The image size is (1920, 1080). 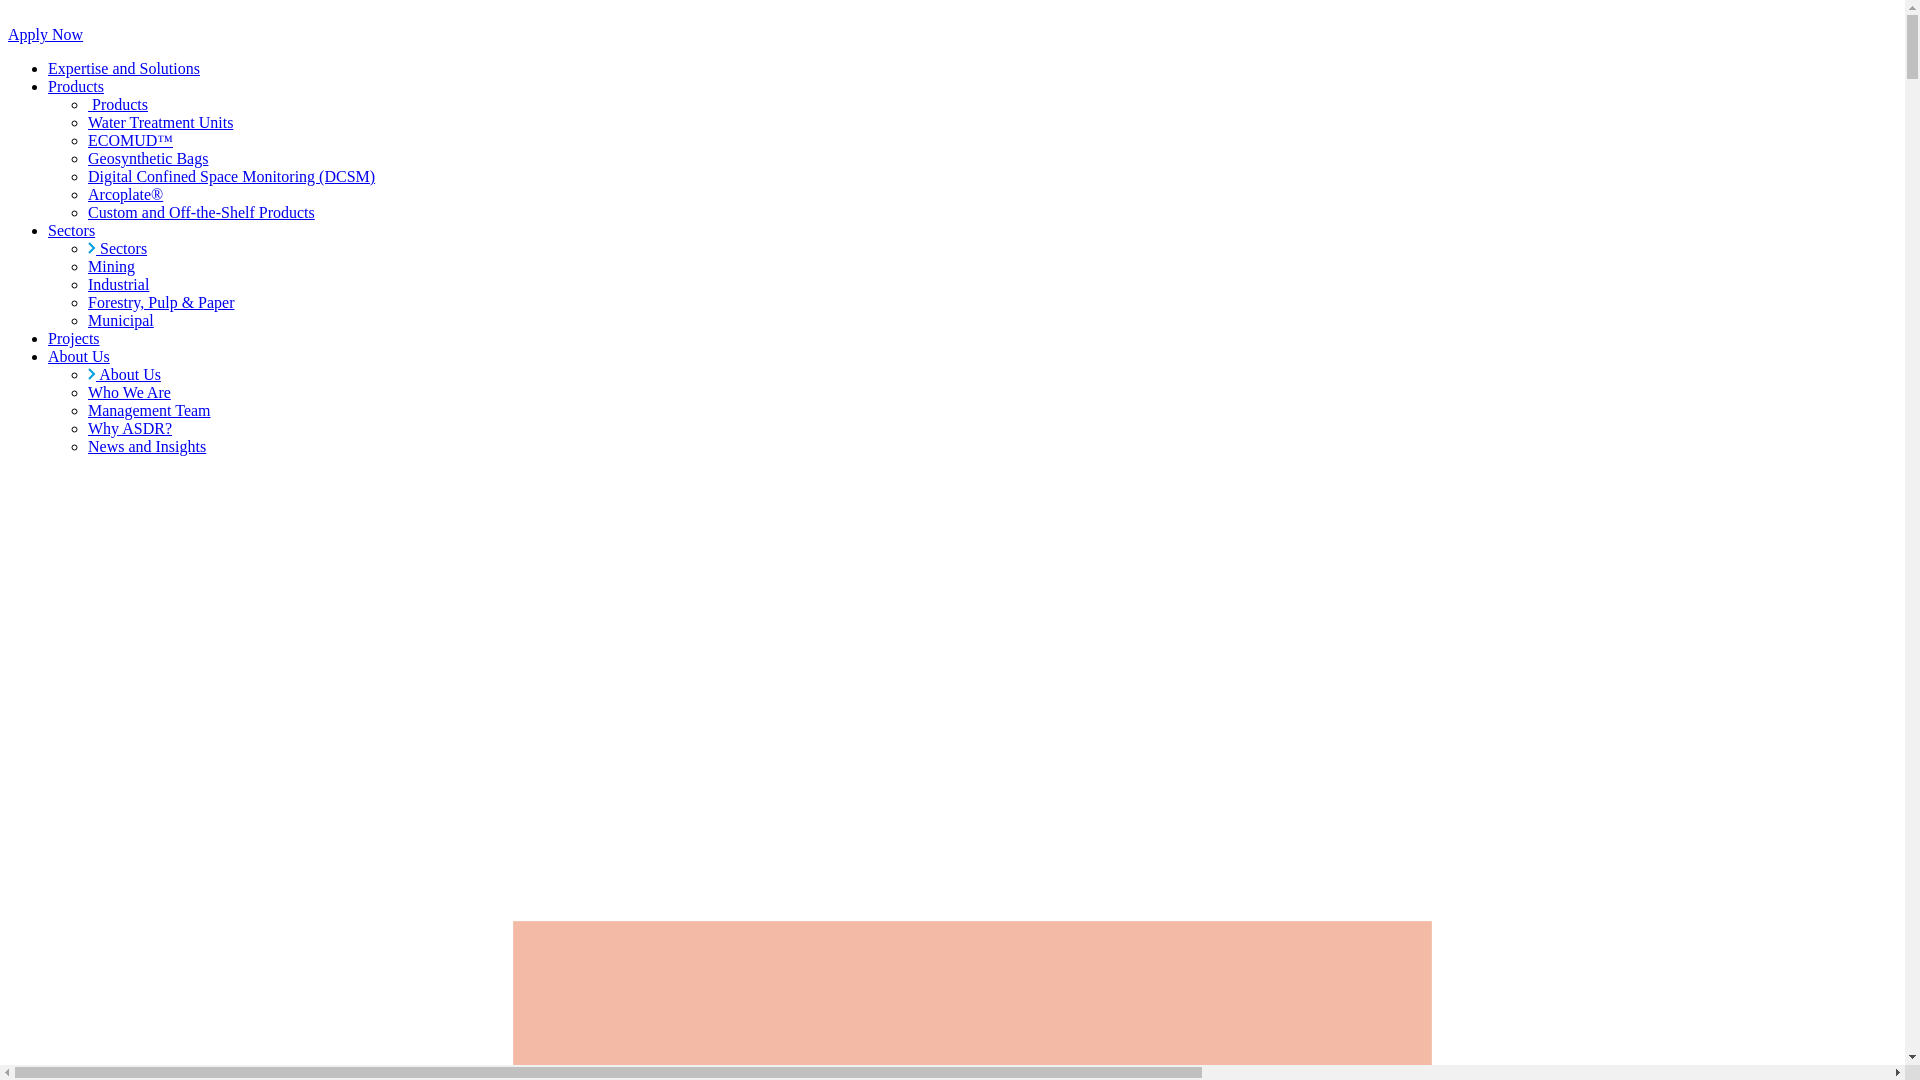 What do you see at coordinates (201, 212) in the screenshot?
I see `'Custom and Off-the-Shelf Products'` at bounding box center [201, 212].